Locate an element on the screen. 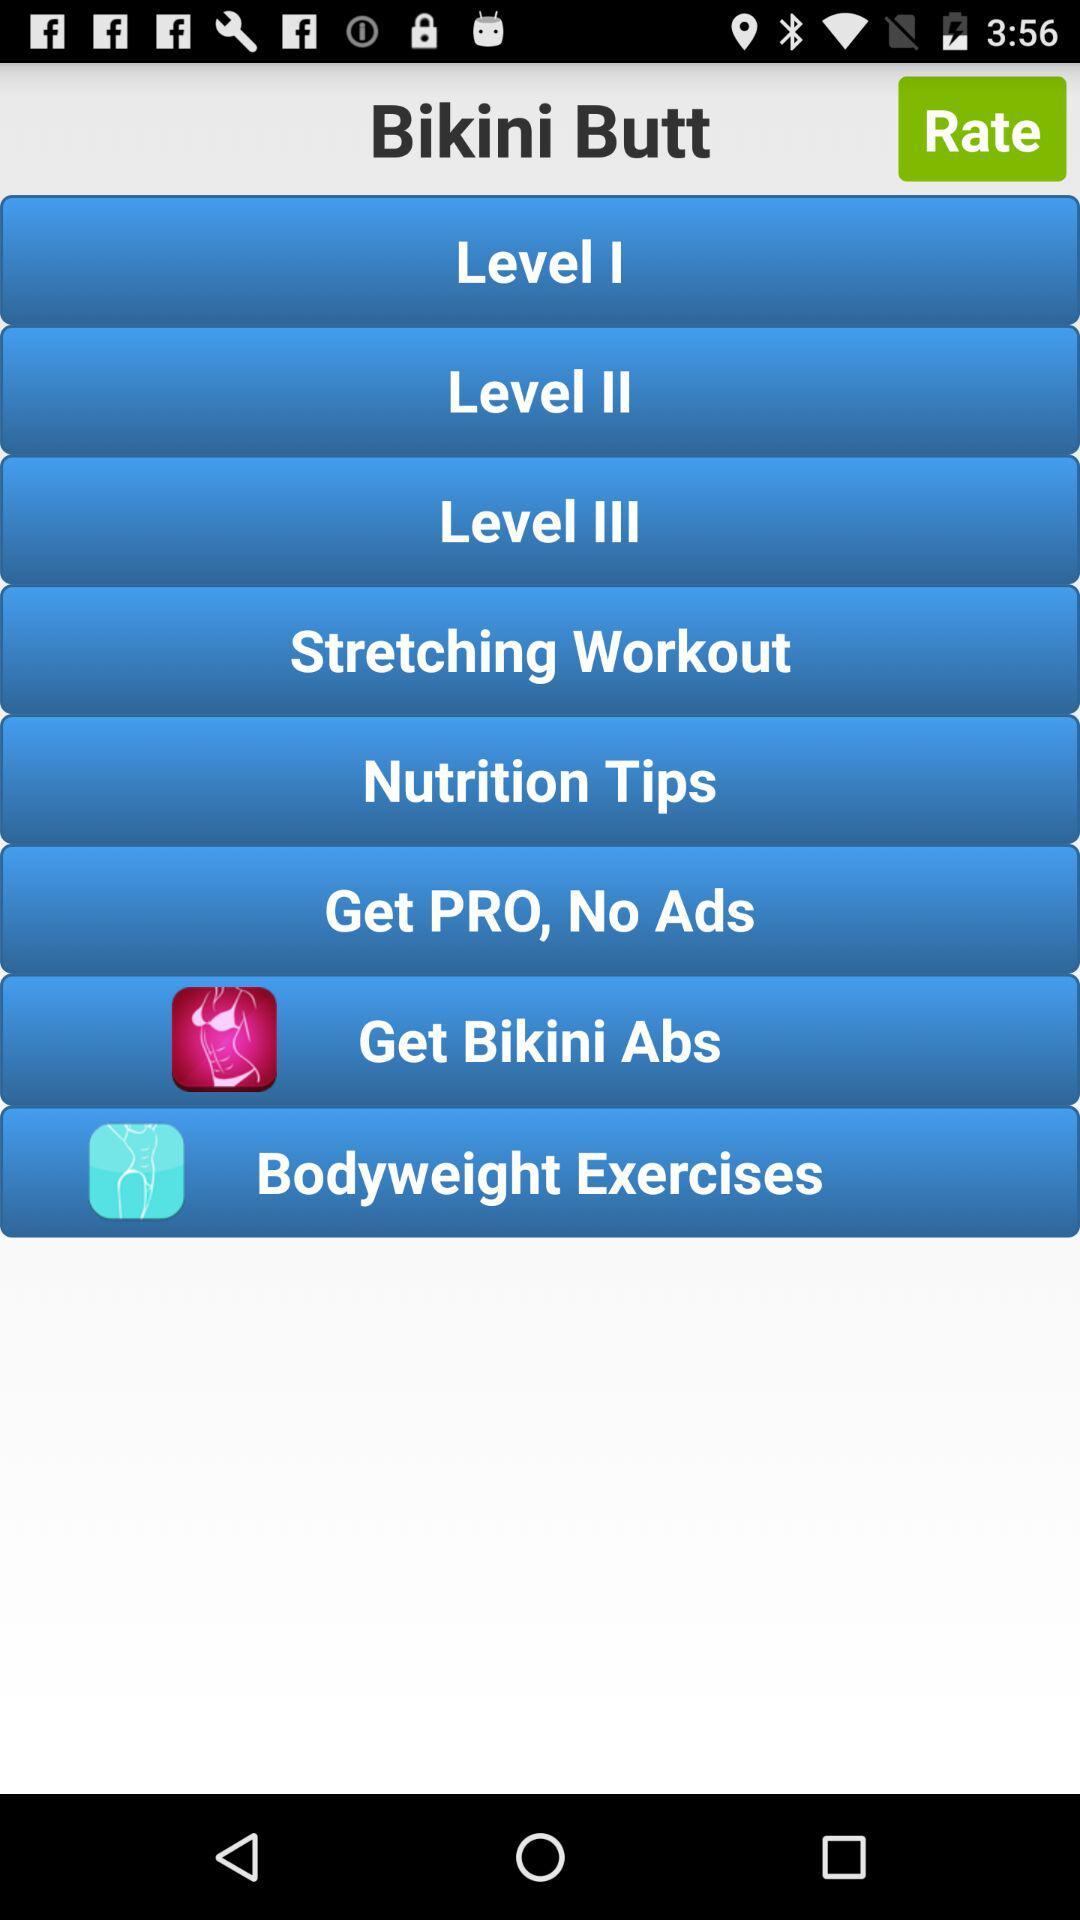 The height and width of the screenshot is (1920, 1080). the item above the stretching workout item is located at coordinates (540, 519).